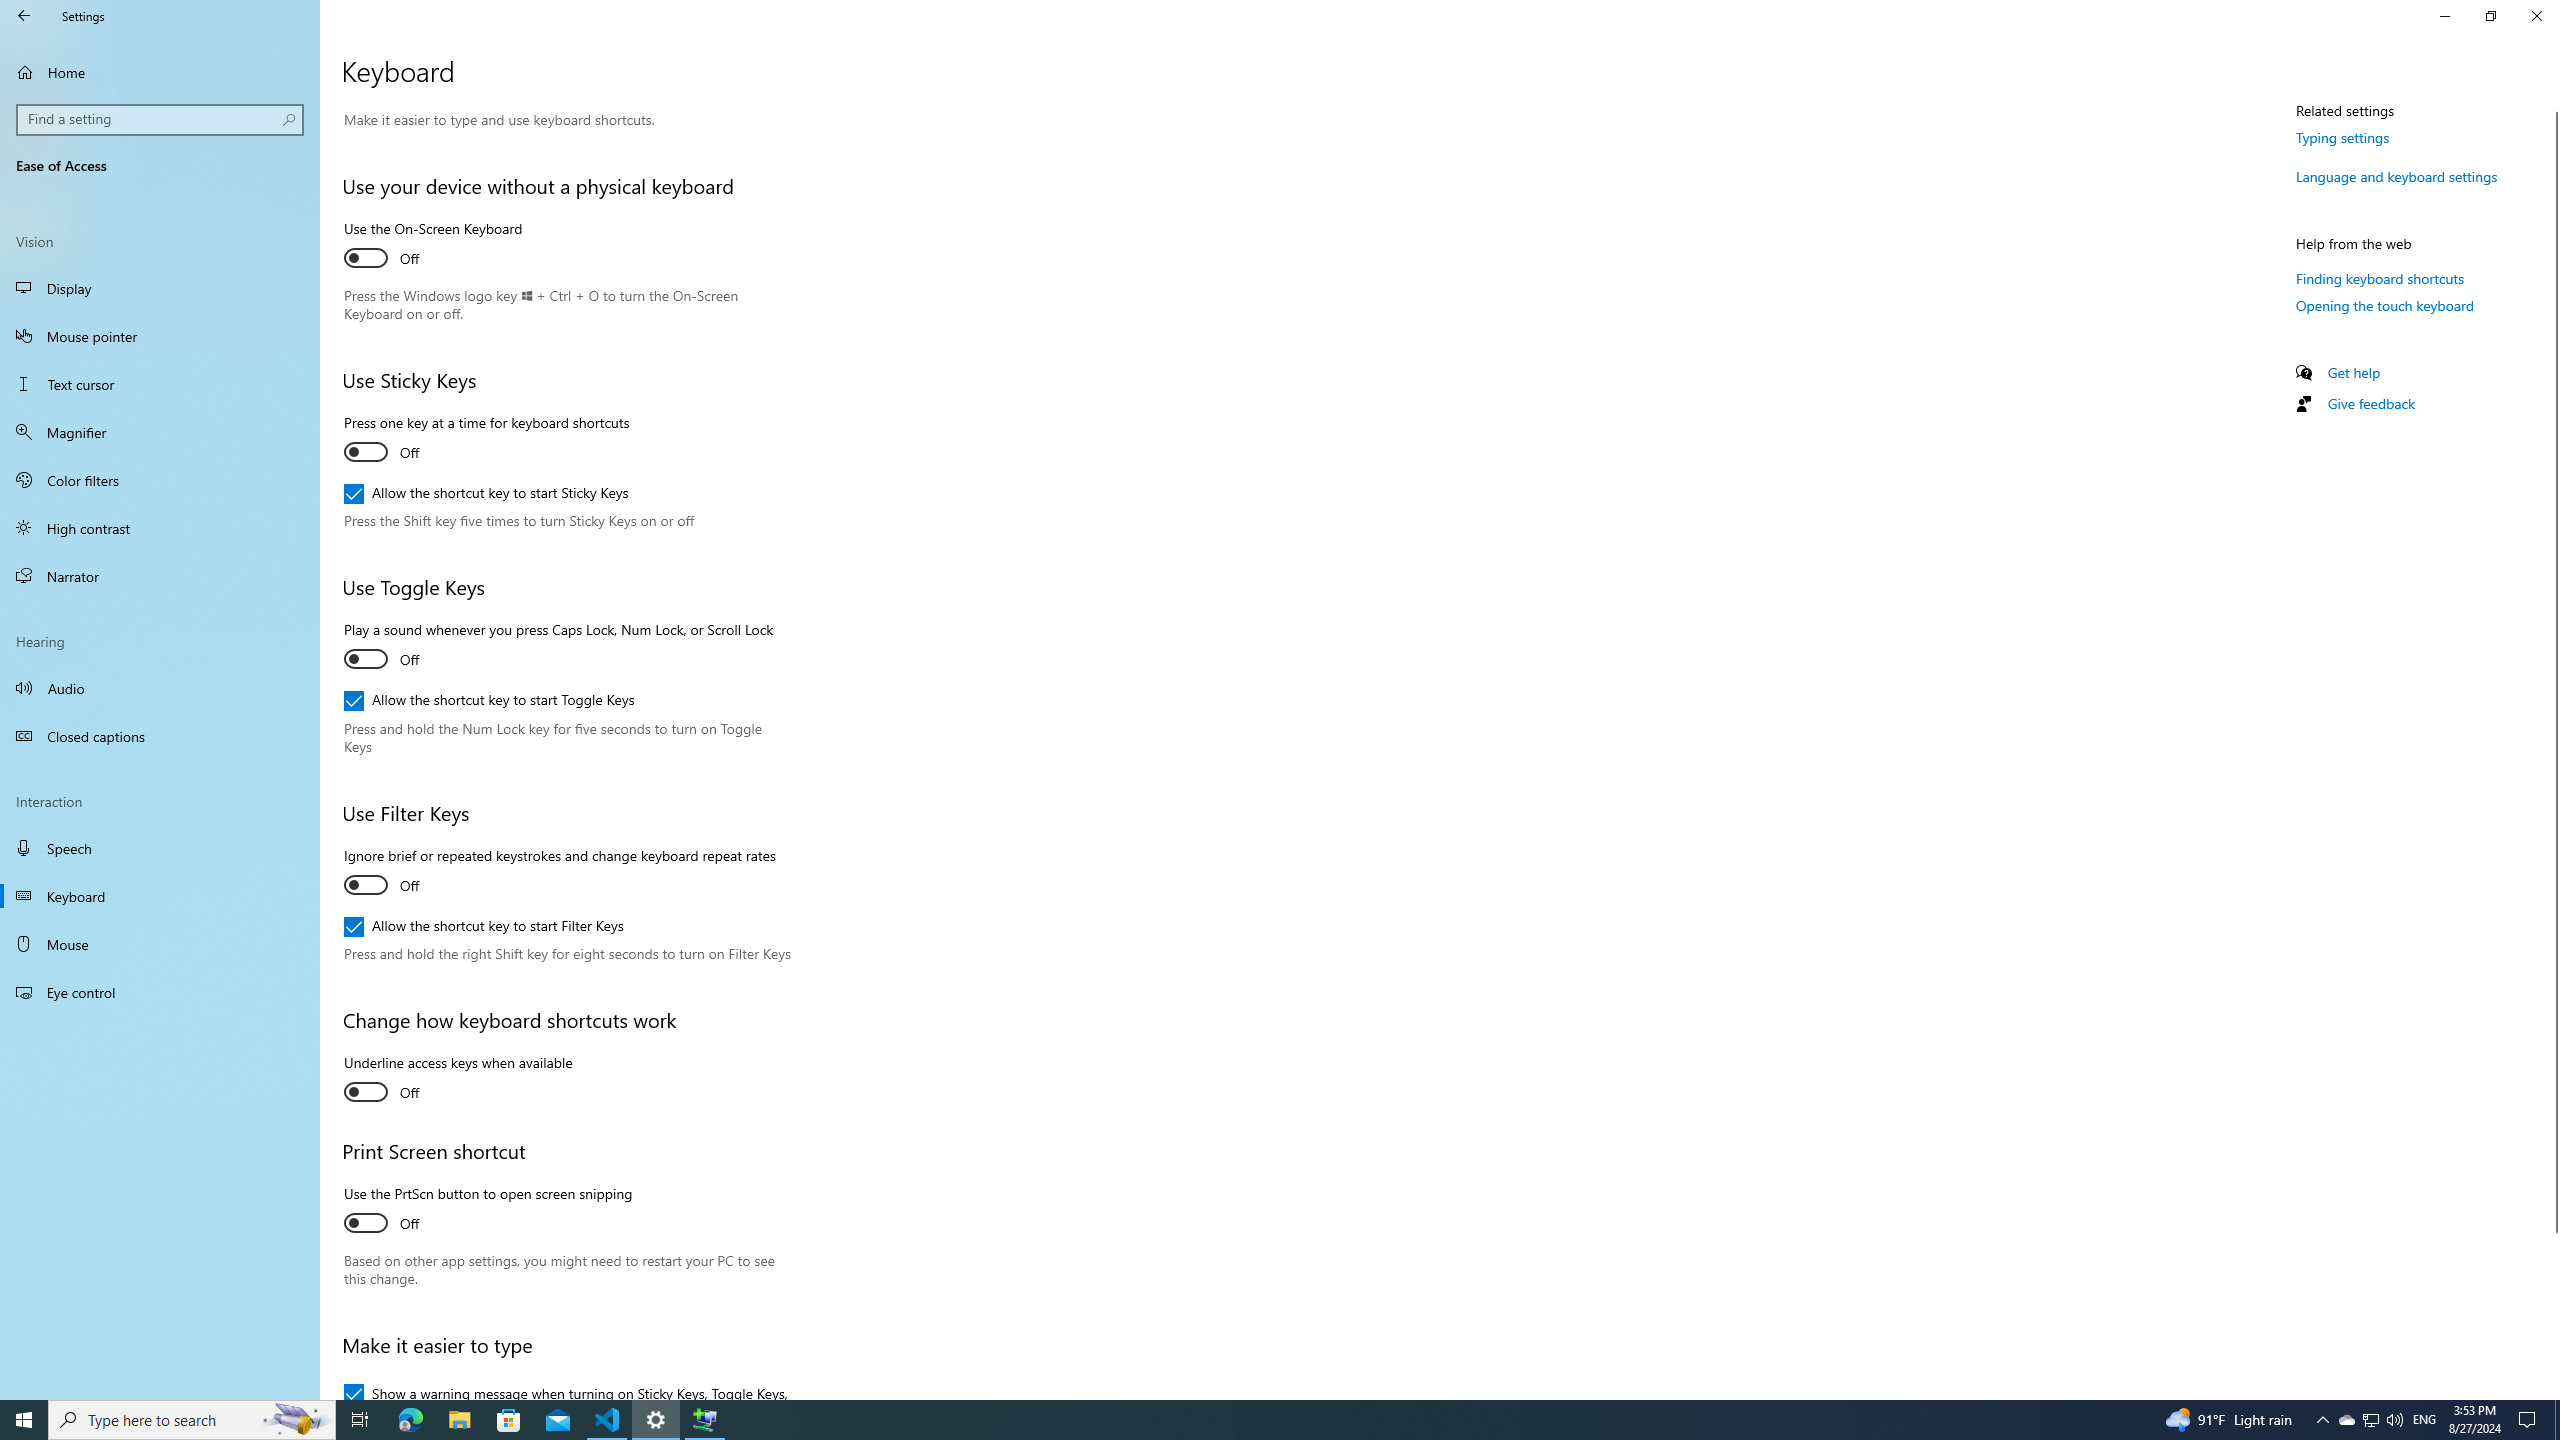 The height and width of the screenshot is (1440, 2560). I want to click on 'Use the PrtScn button to open screen snipping', so click(486, 1210).